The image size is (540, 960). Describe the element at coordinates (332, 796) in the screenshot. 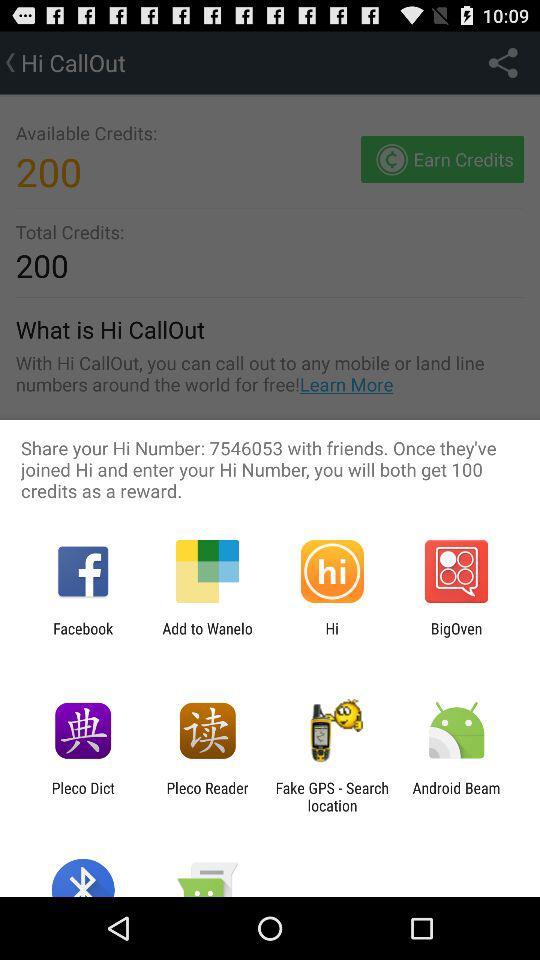

I see `icon next to the android beam` at that location.